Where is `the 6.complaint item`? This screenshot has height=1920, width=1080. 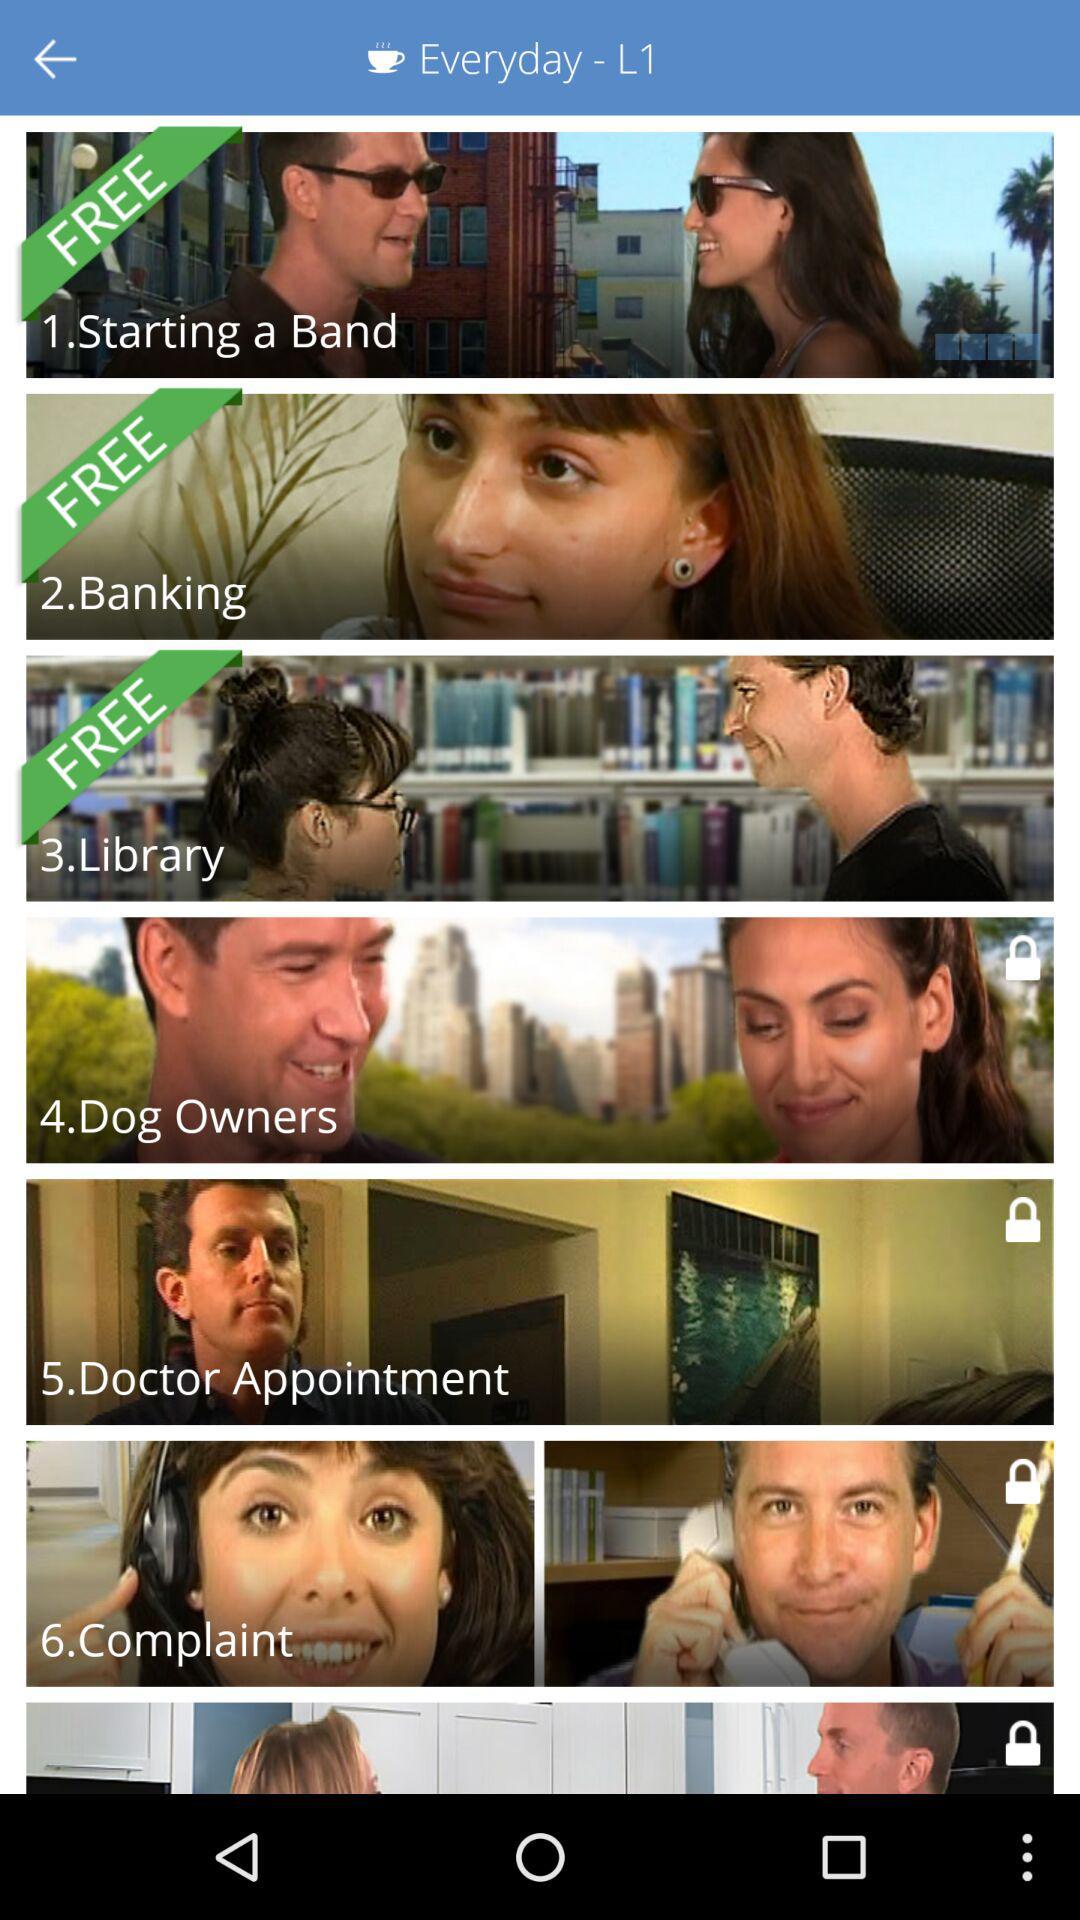 the 6.complaint item is located at coordinates (165, 1638).